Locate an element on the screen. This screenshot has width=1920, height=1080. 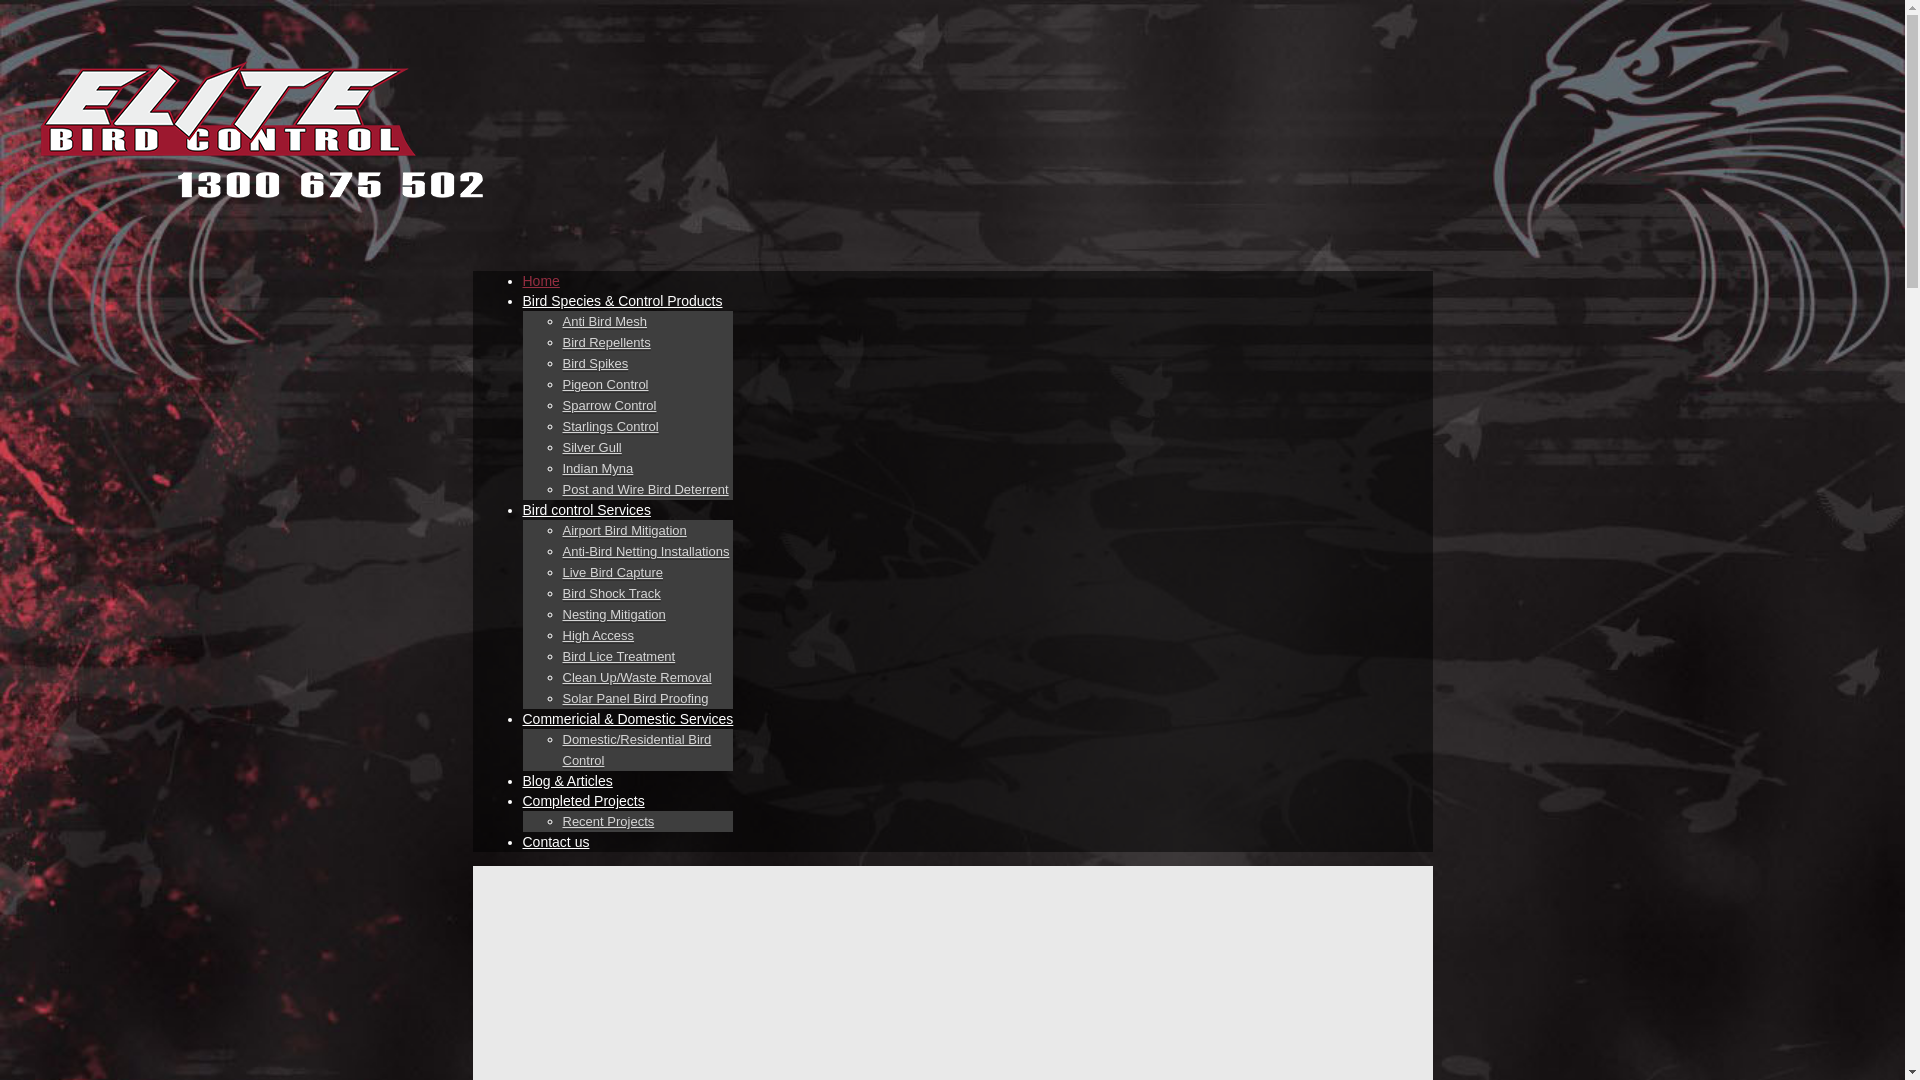
'Sparrow Control' is located at coordinates (560, 405).